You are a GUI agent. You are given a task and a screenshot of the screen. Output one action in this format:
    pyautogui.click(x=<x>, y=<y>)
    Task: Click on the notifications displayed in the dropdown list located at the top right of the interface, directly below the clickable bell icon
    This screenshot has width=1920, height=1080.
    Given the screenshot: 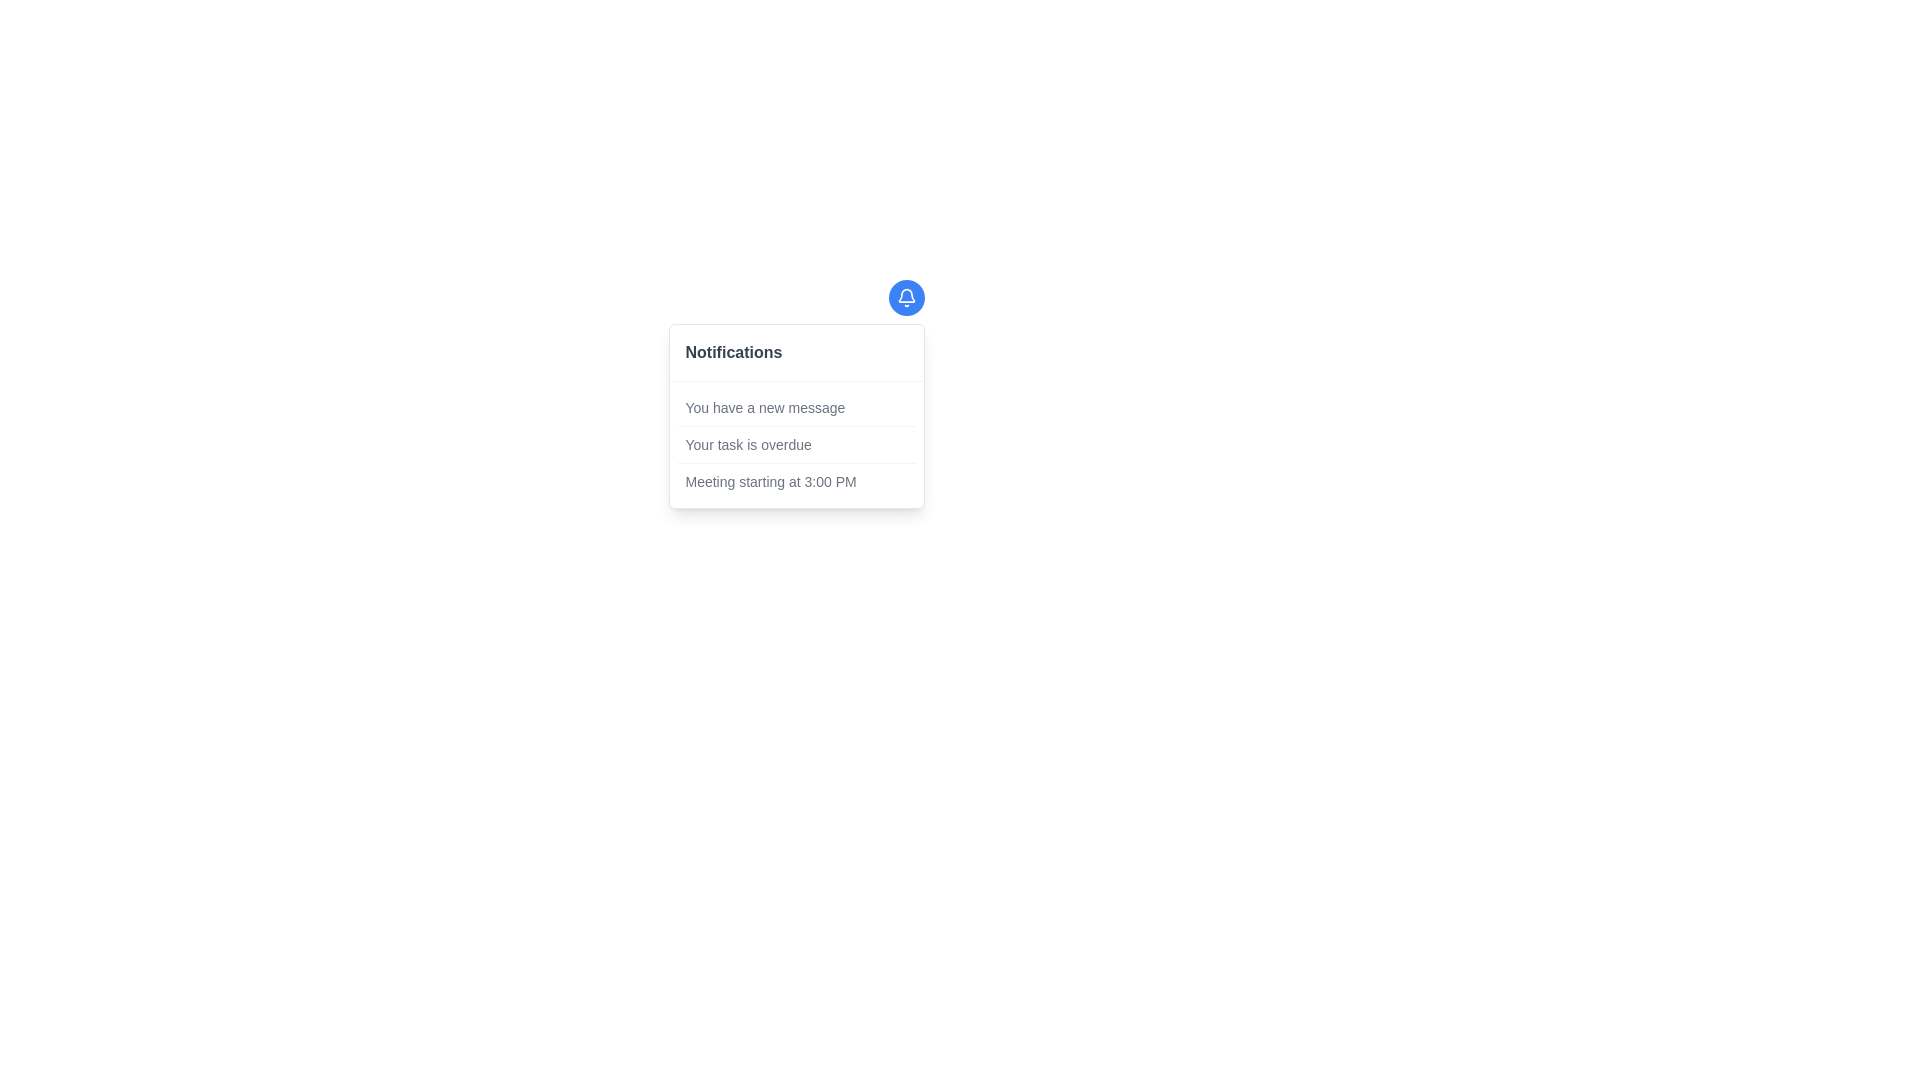 What is the action you would take?
    pyautogui.click(x=795, y=415)
    